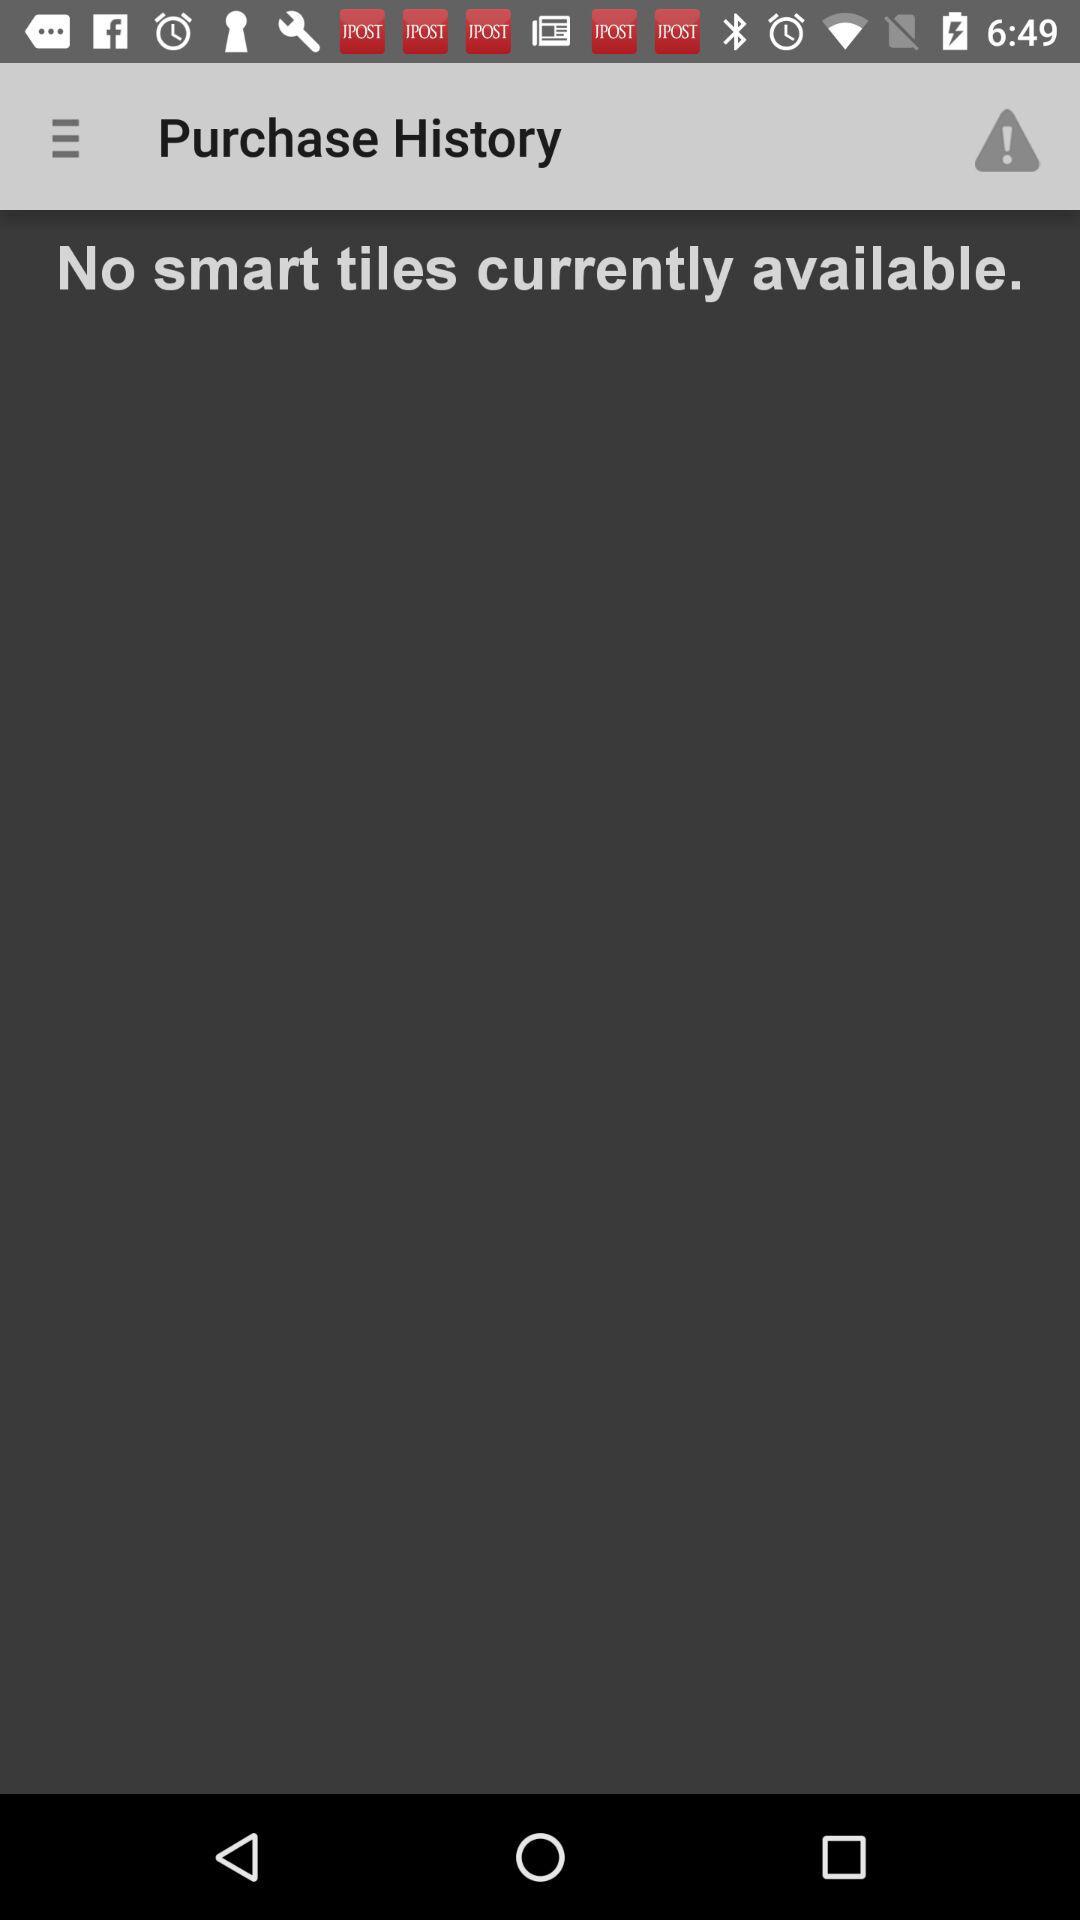  Describe the element at coordinates (72, 135) in the screenshot. I see `the icon above no smart tiles` at that location.